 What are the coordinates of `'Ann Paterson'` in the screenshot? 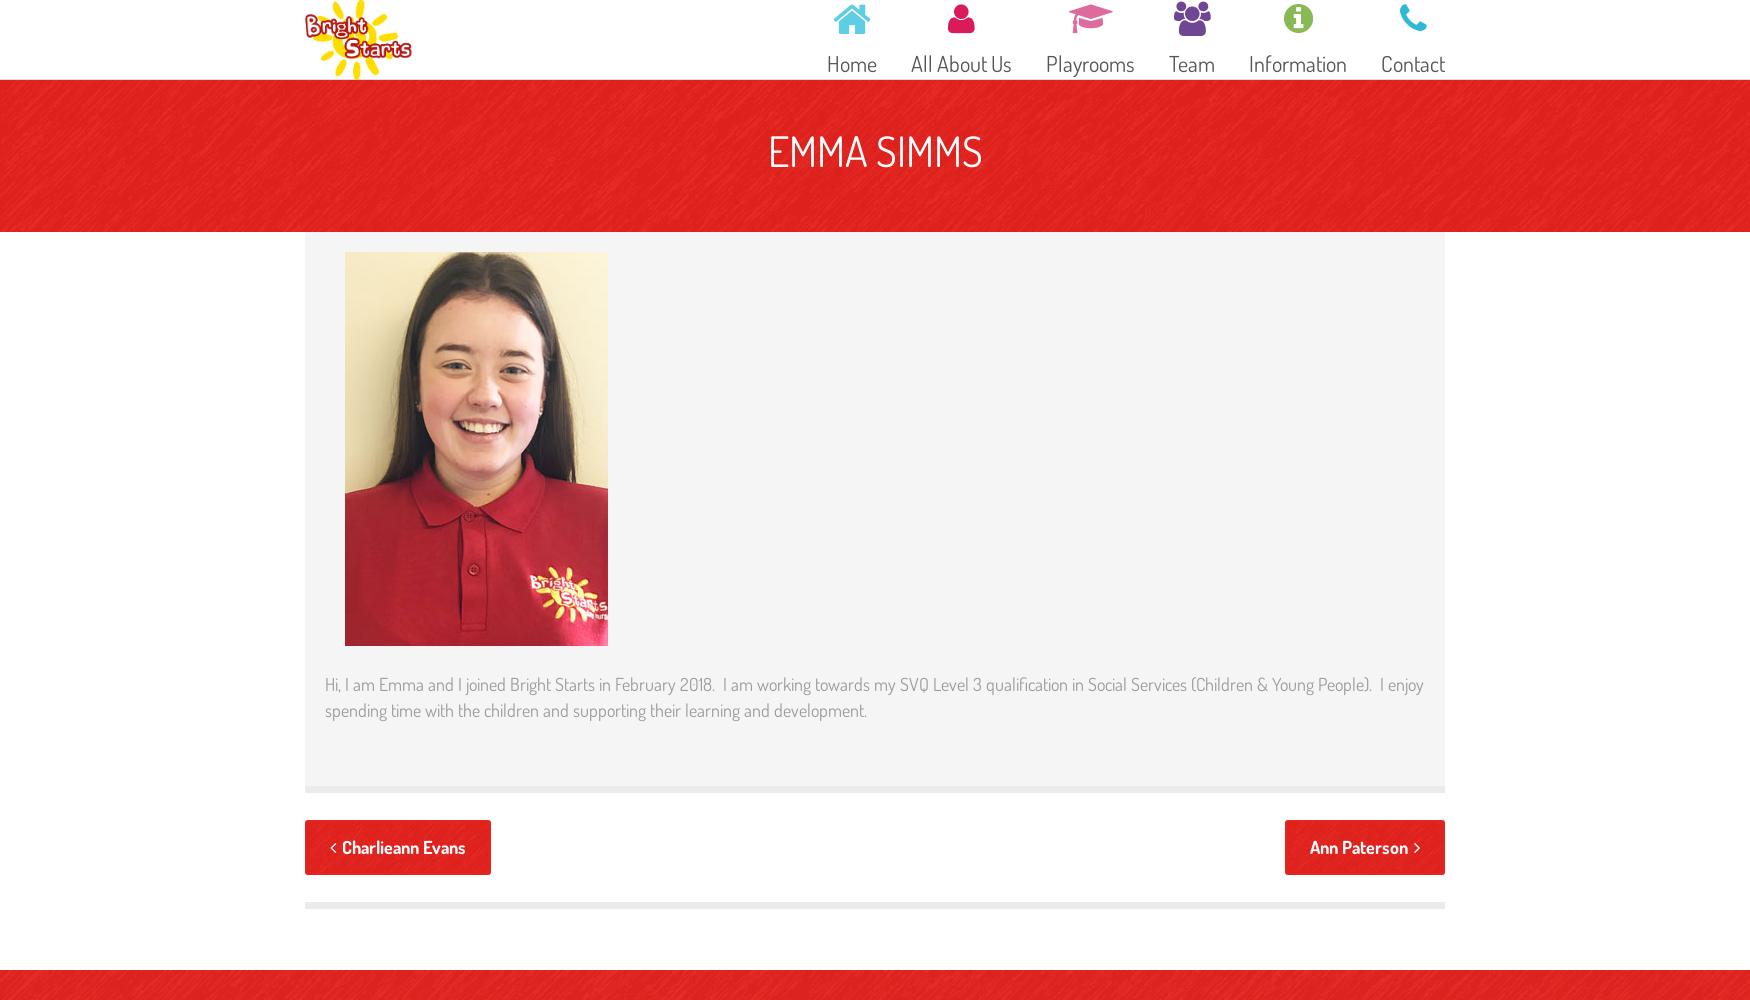 It's located at (1359, 846).